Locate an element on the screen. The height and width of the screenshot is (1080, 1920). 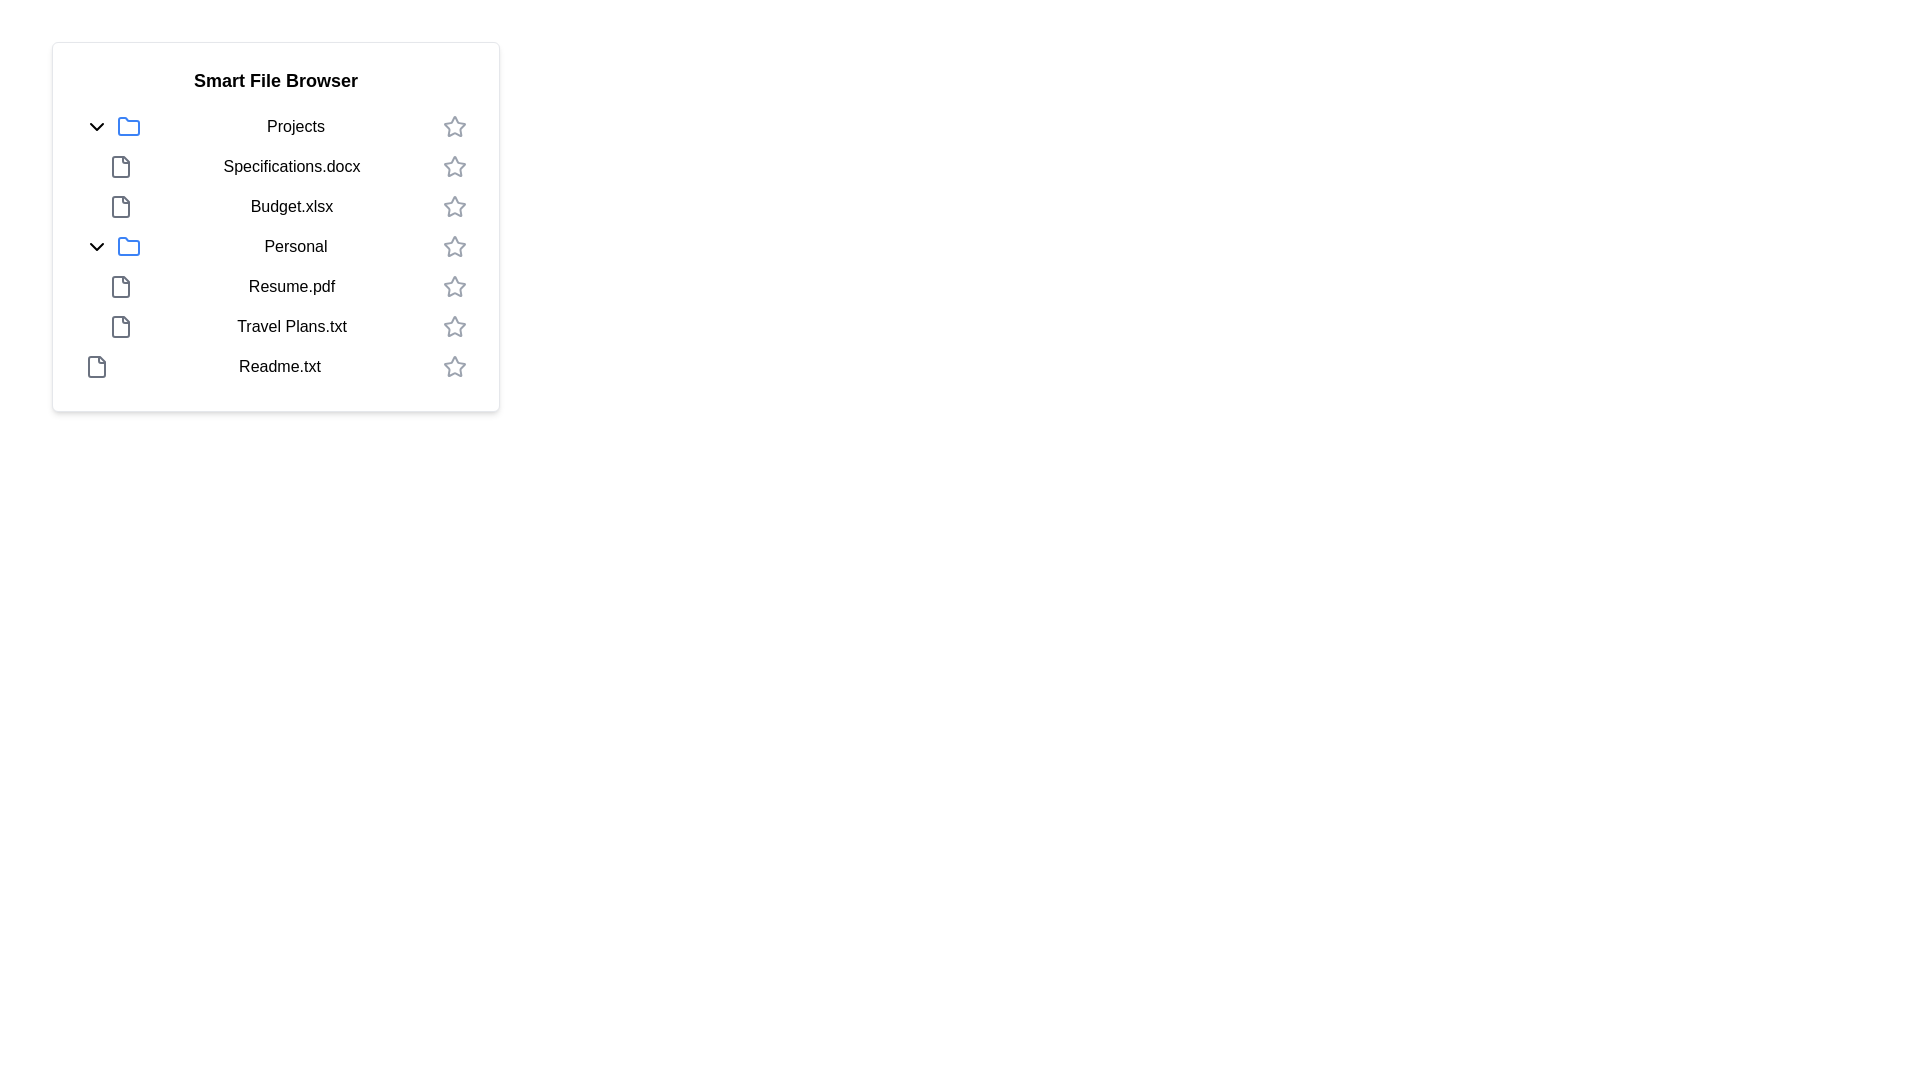
the rectangular gray icon resembling a file document with a folded corner that represents 'Budget.xlsx', the second item under the 'Projects' folder grouping is located at coordinates (119, 207).